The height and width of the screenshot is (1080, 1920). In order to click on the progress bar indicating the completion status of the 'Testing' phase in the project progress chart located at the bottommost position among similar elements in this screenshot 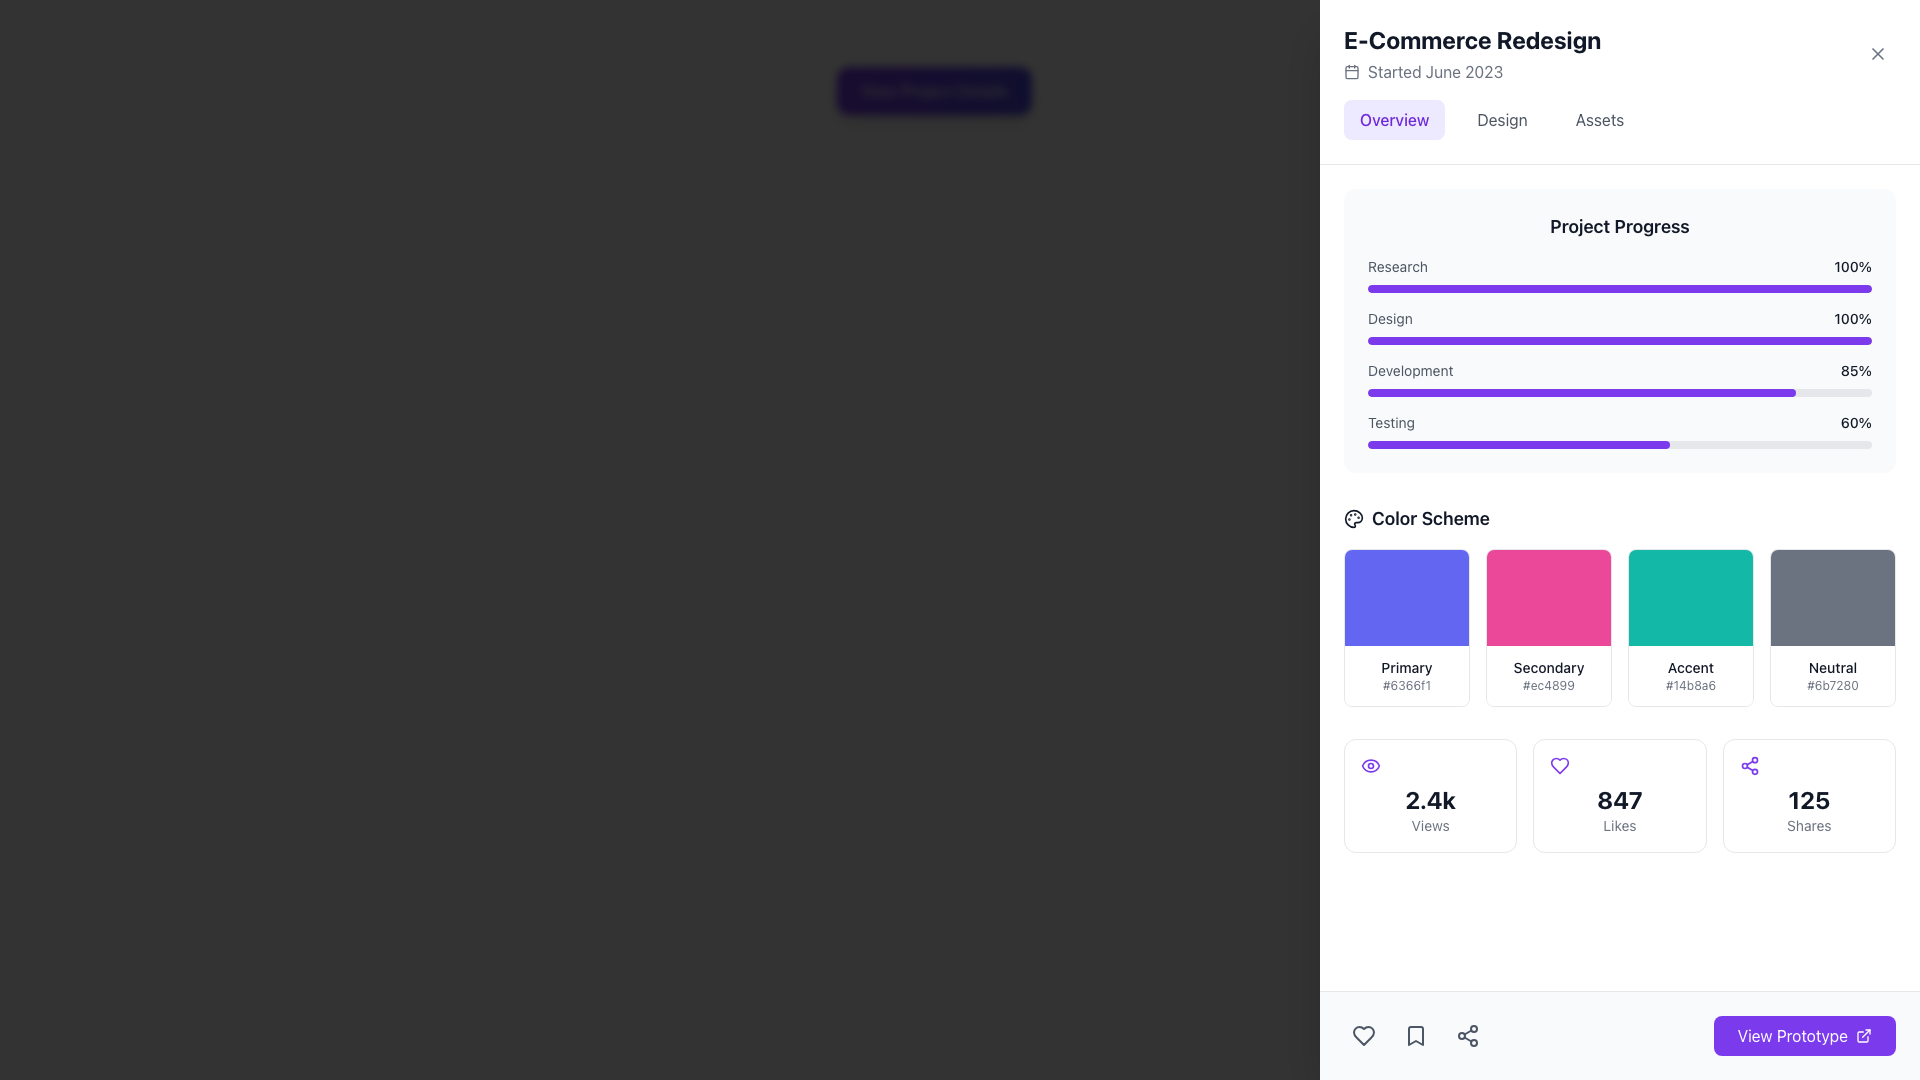, I will do `click(1620, 430)`.